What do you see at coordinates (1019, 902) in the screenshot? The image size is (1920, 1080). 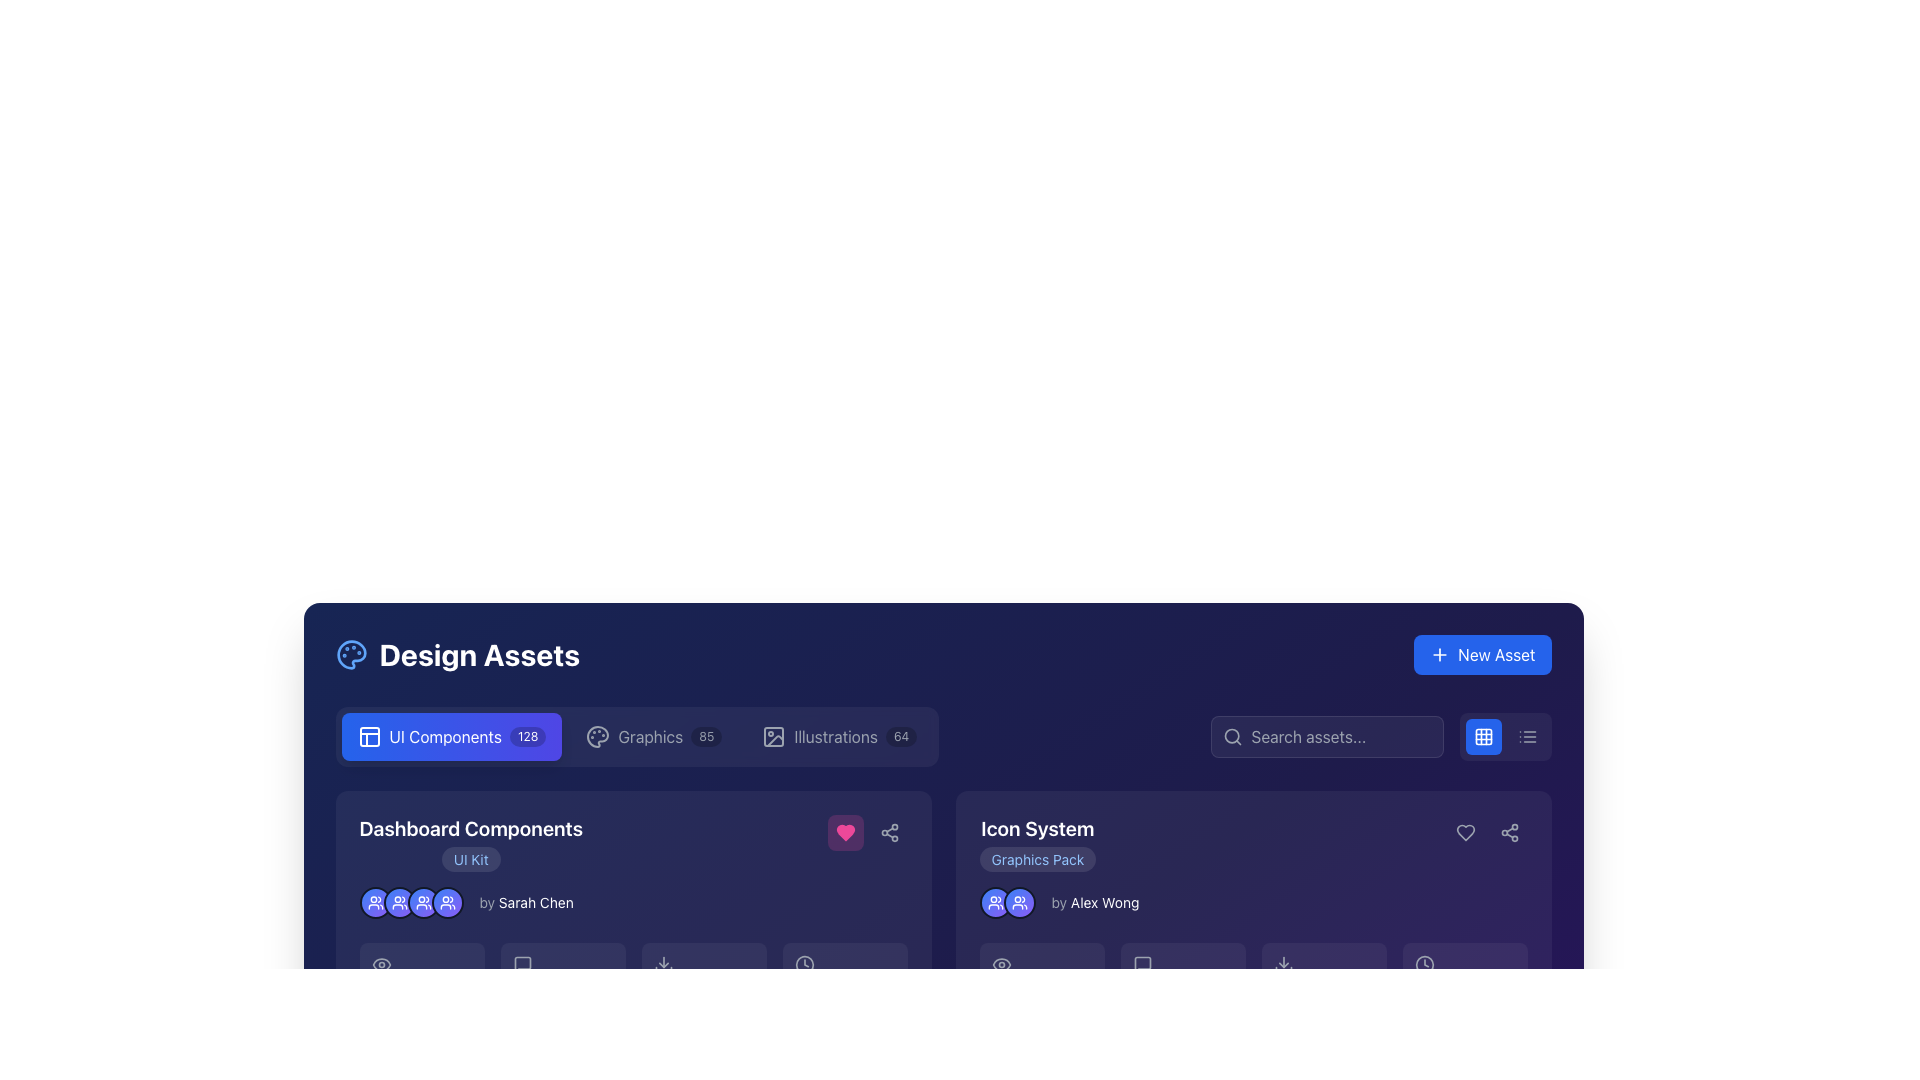 I see `the circular community icon with a gradient background transitioning from blue to violet, bordered by a gray rim` at bounding box center [1019, 902].